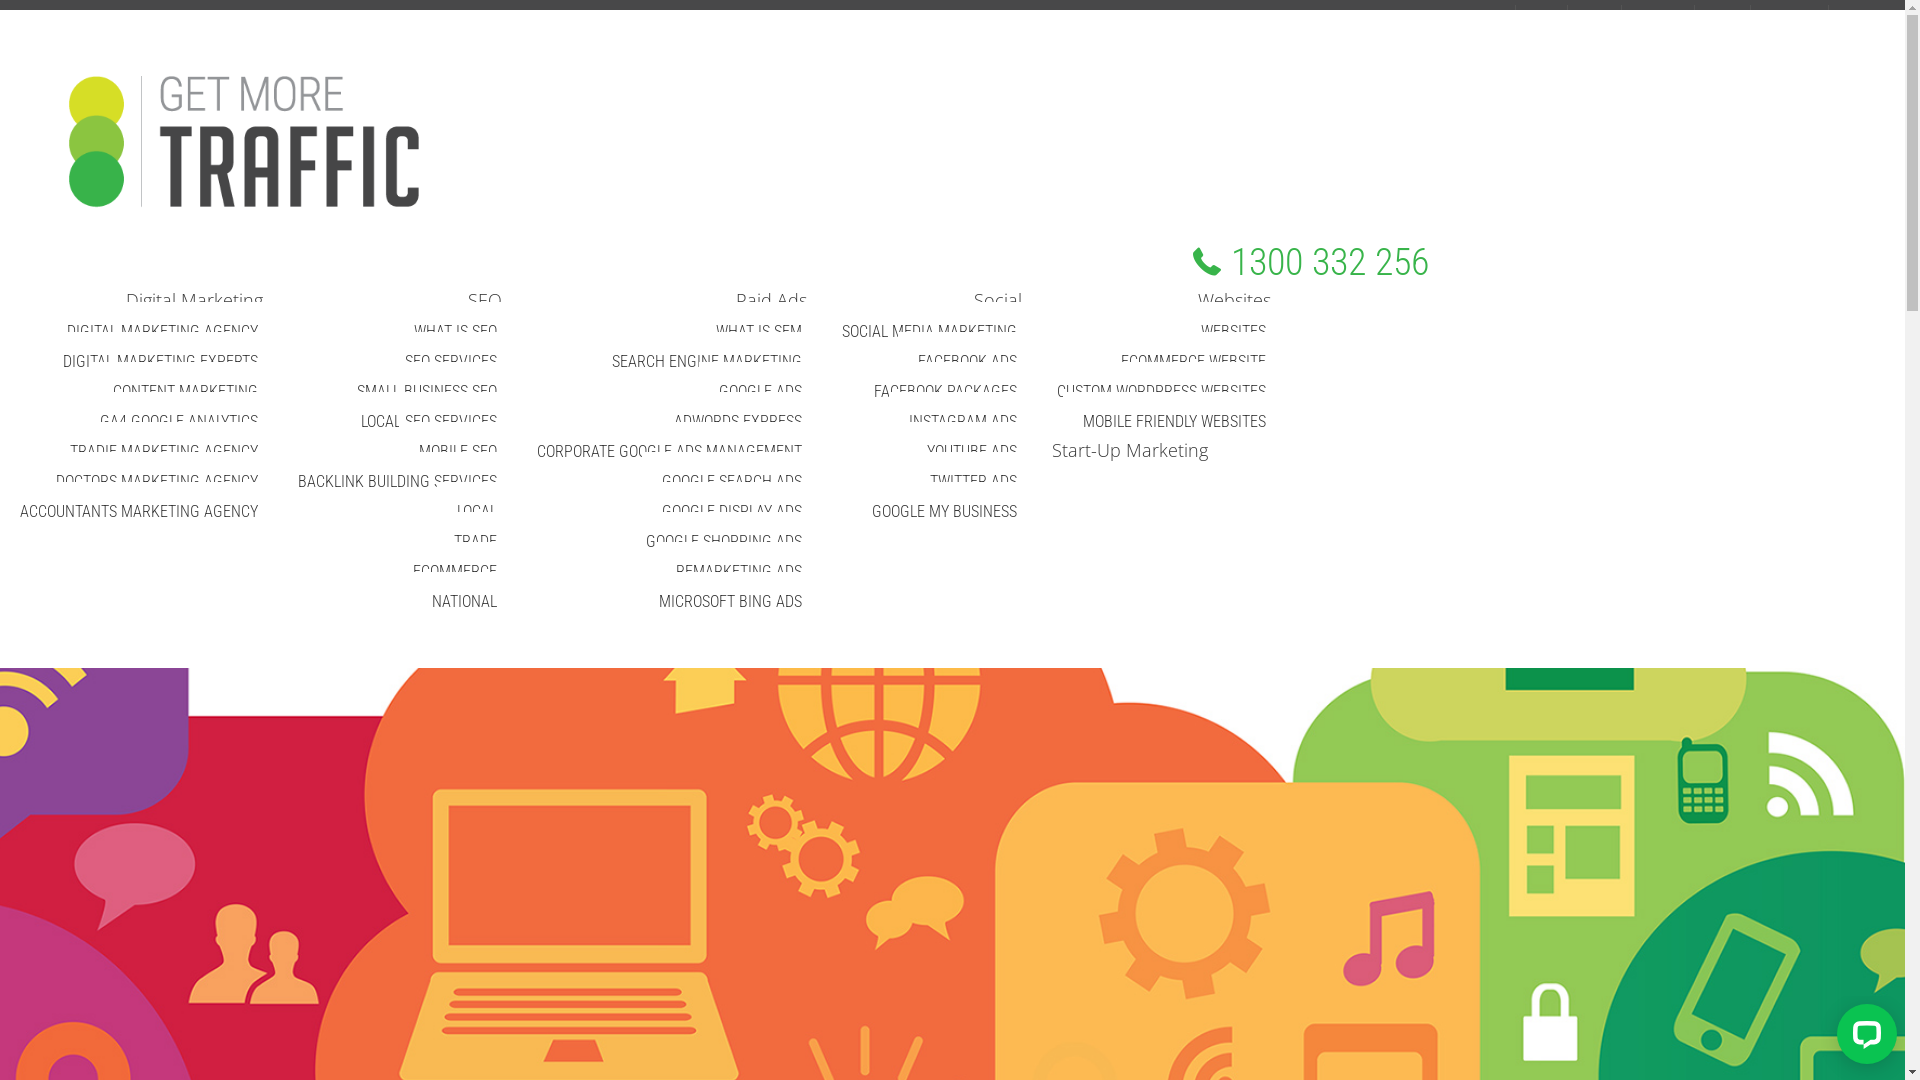 The image size is (1920, 1080). I want to click on 'Social', so click(958, 300).